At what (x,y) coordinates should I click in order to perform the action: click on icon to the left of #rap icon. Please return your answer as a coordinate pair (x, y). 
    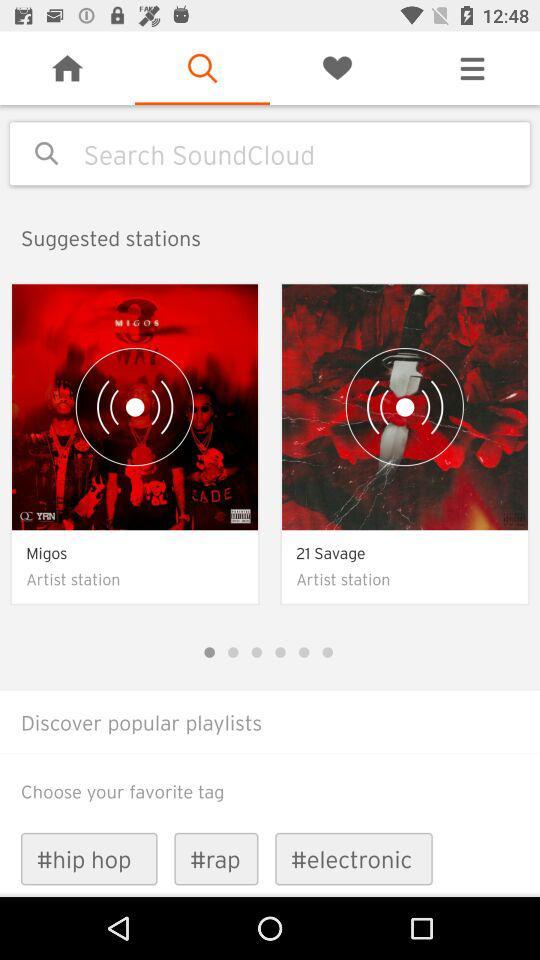
    Looking at the image, I should click on (88, 858).